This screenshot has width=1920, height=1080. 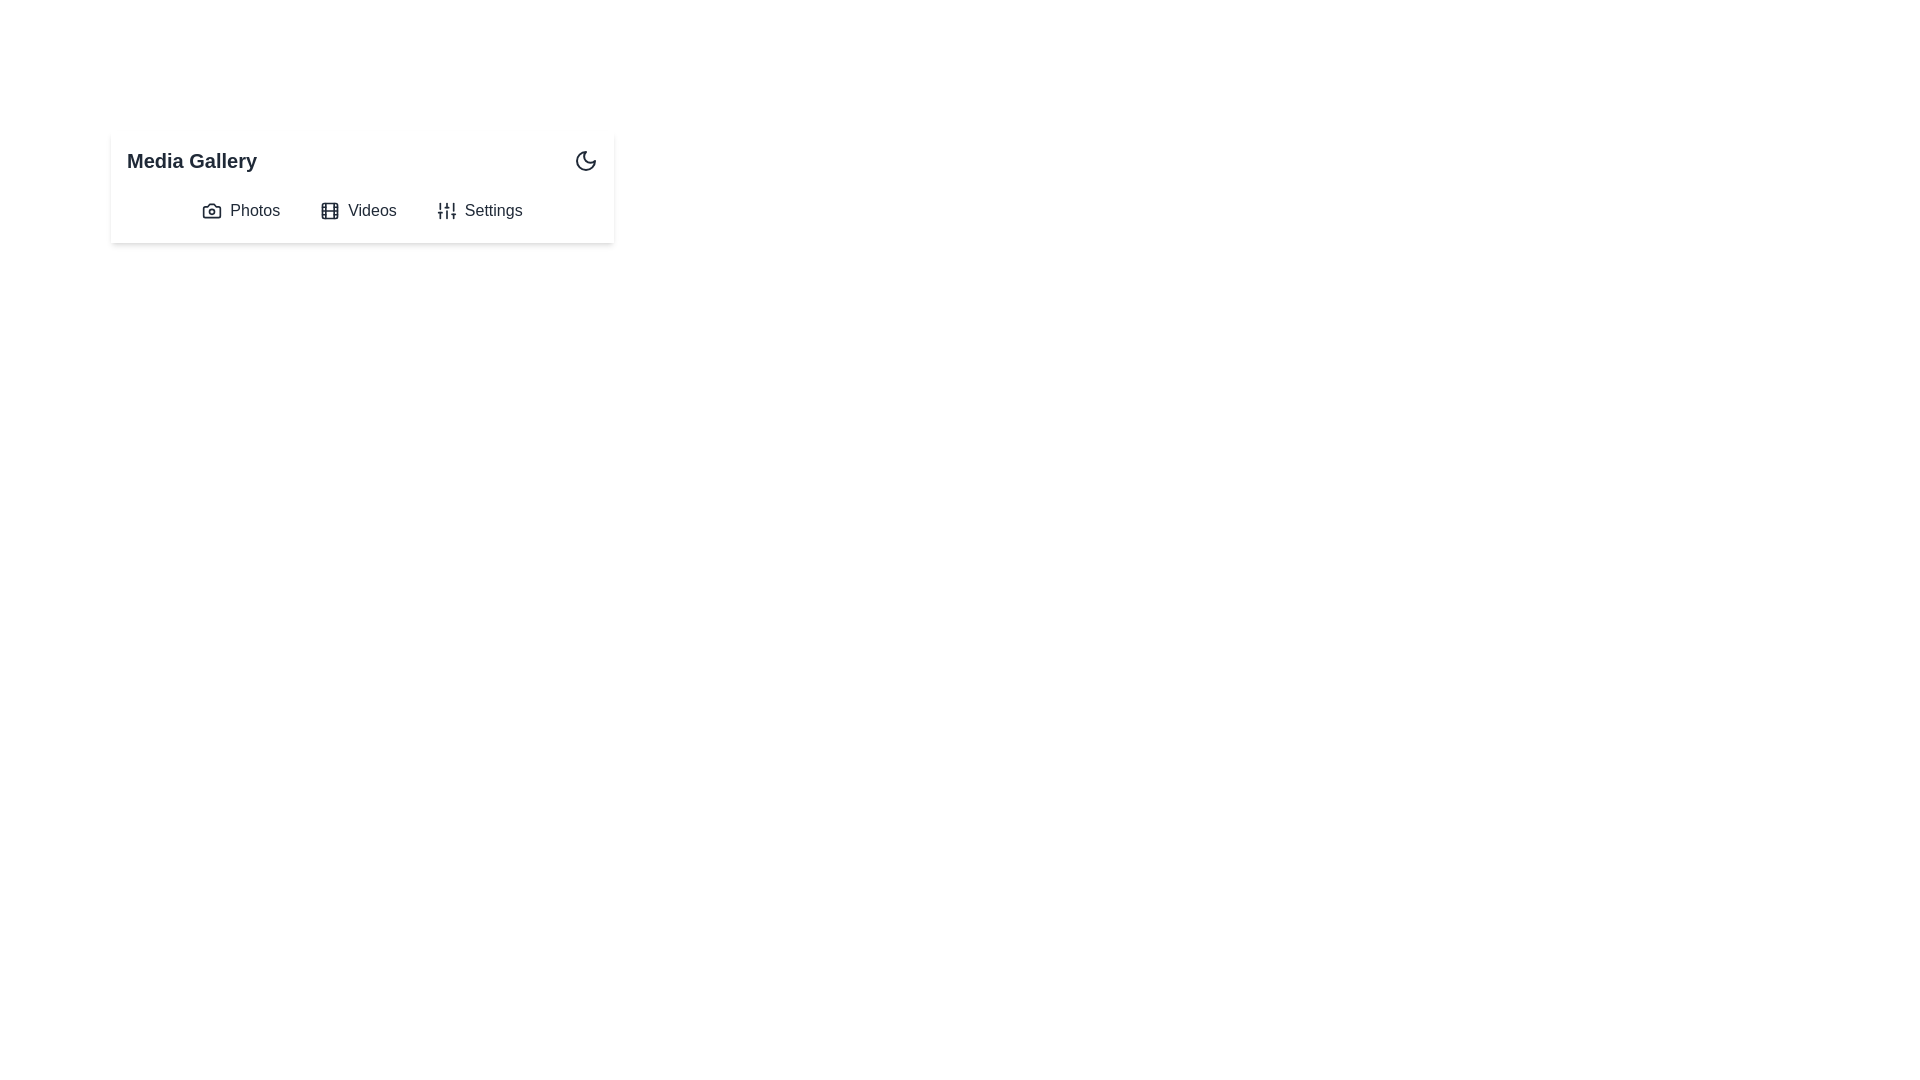 What do you see at coordinates (358, 211) in the screenshot?
I see `the 'Videos' button to open the Videos view` at bounding box center [358, 211].